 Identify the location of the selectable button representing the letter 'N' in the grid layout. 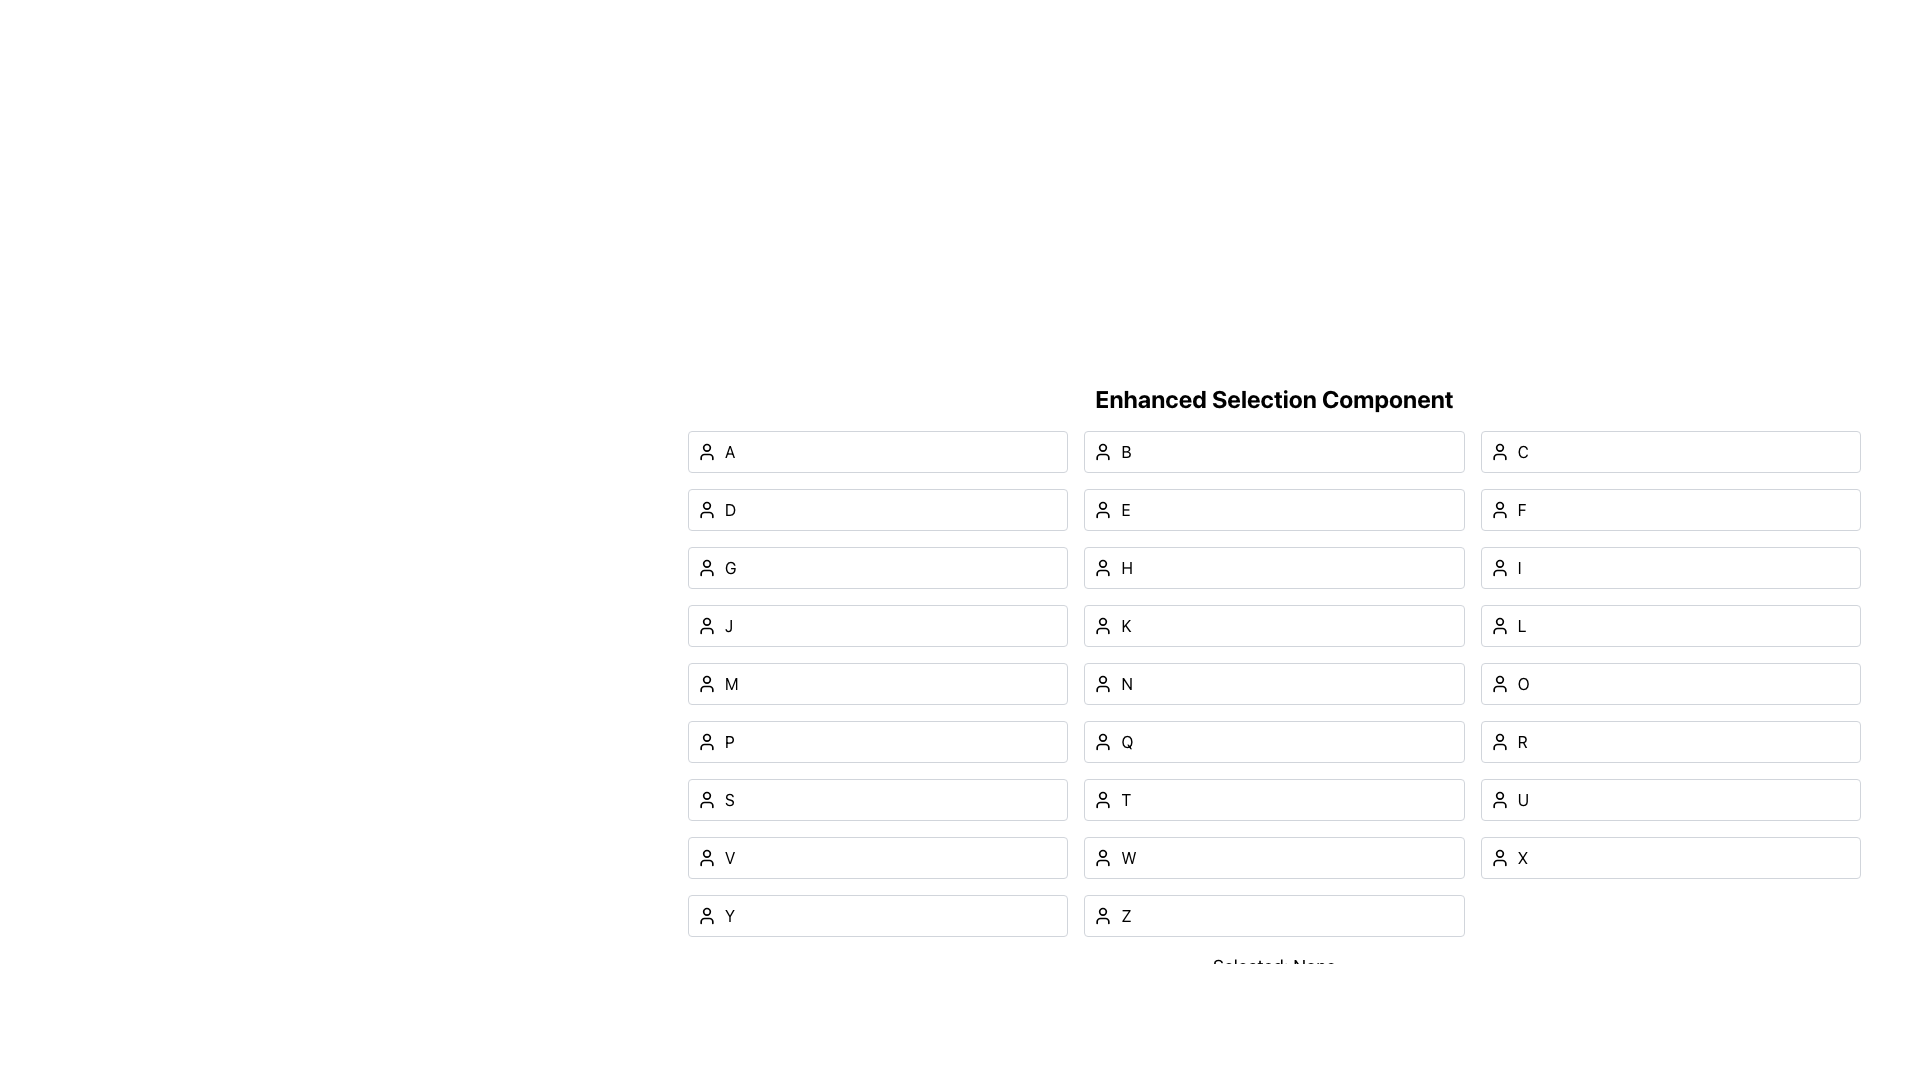
(1273, 682).